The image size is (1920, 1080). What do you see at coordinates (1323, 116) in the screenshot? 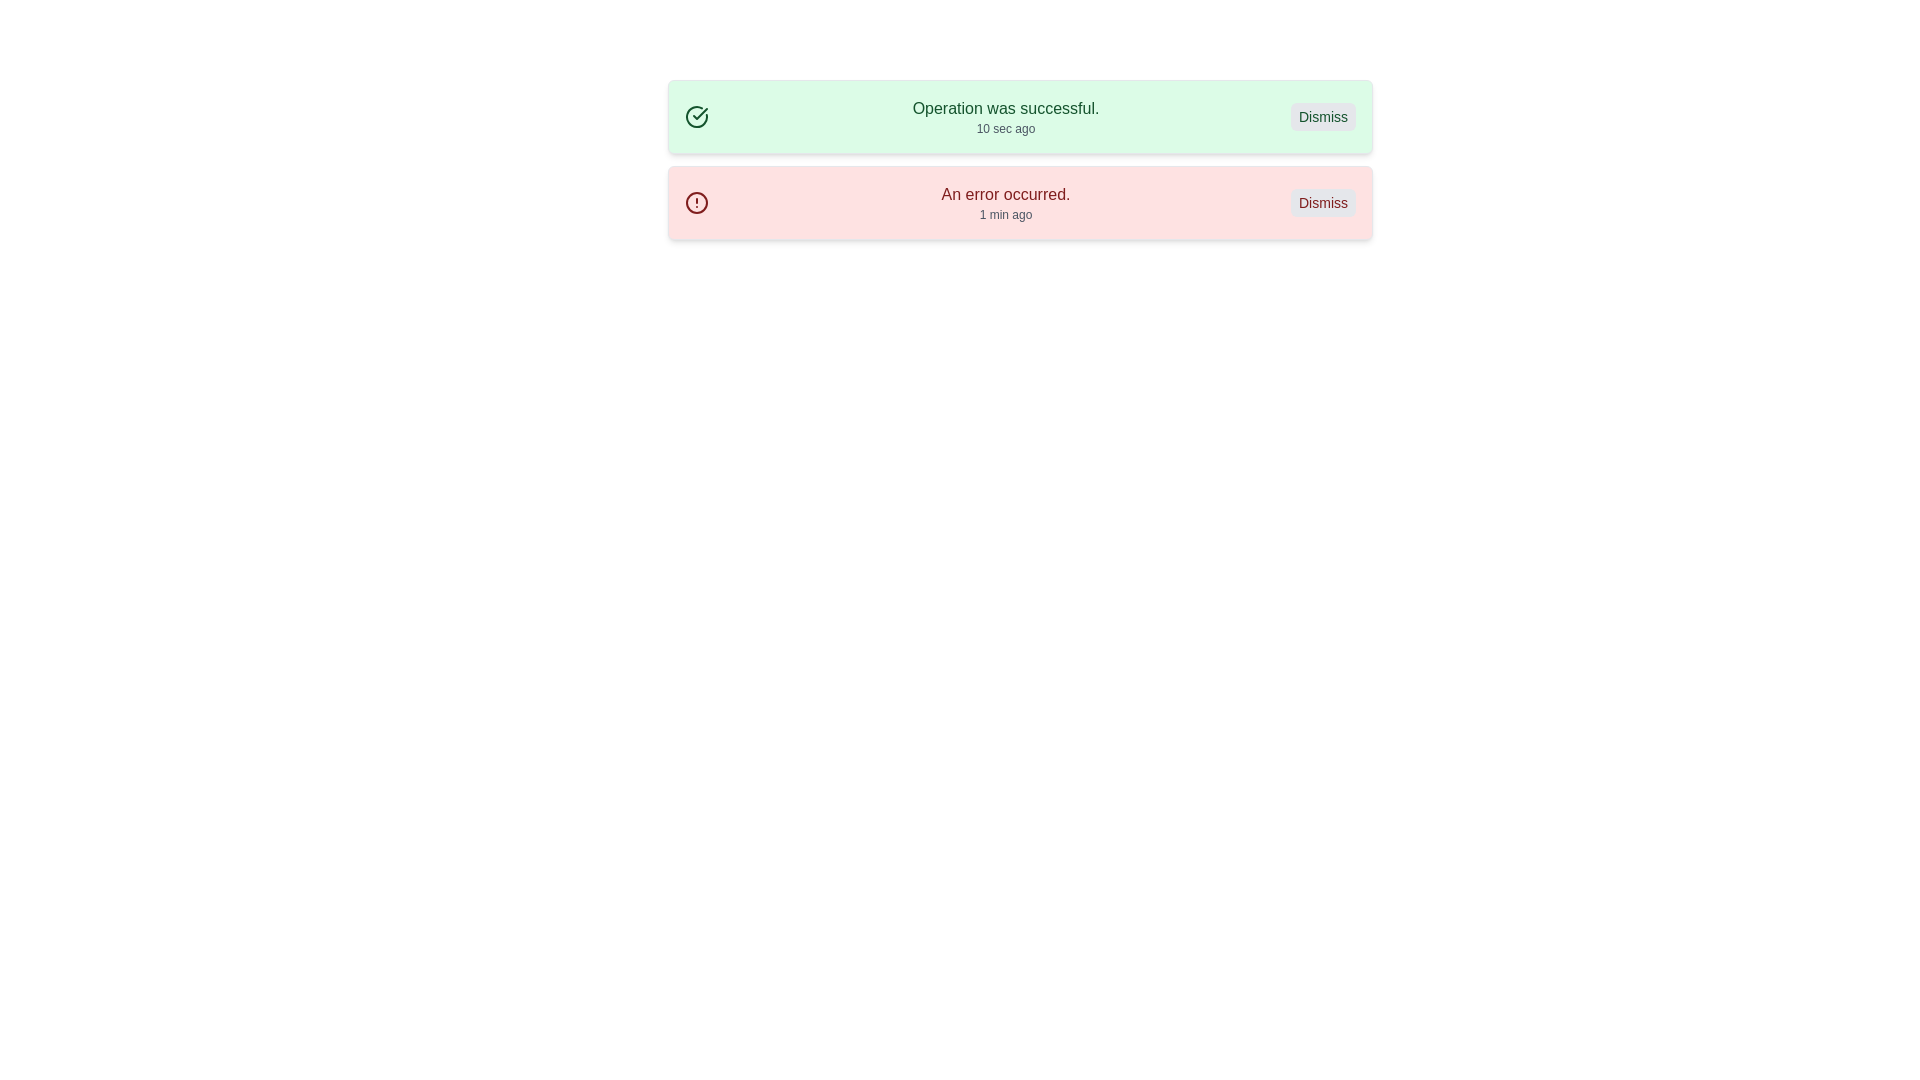
I see `the 'Dismiss' button located on the right side of the green background notification bar` at bounding box center [1323, 116].